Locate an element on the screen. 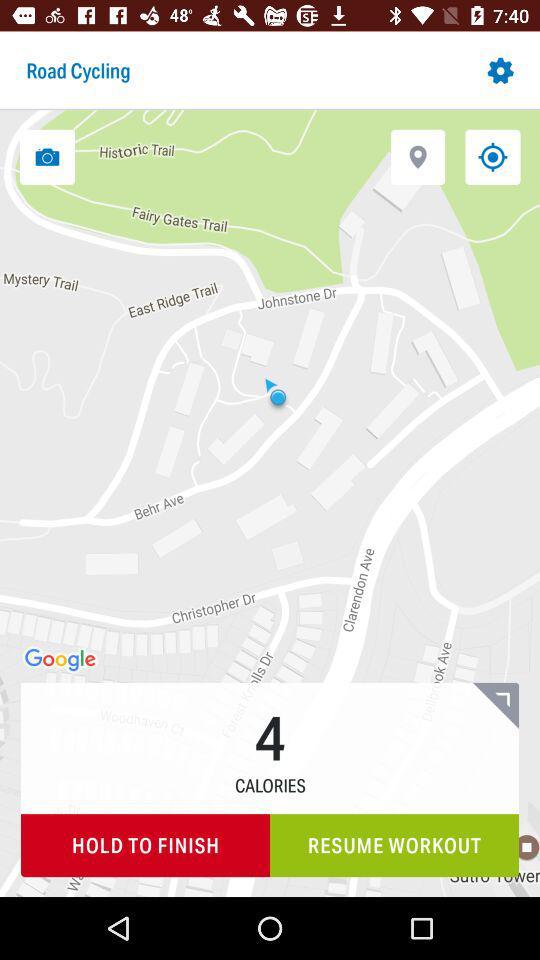 The width and height of the screenshot is (540, 960). the item next to the resume workout item is located at coordinates (144, 844).